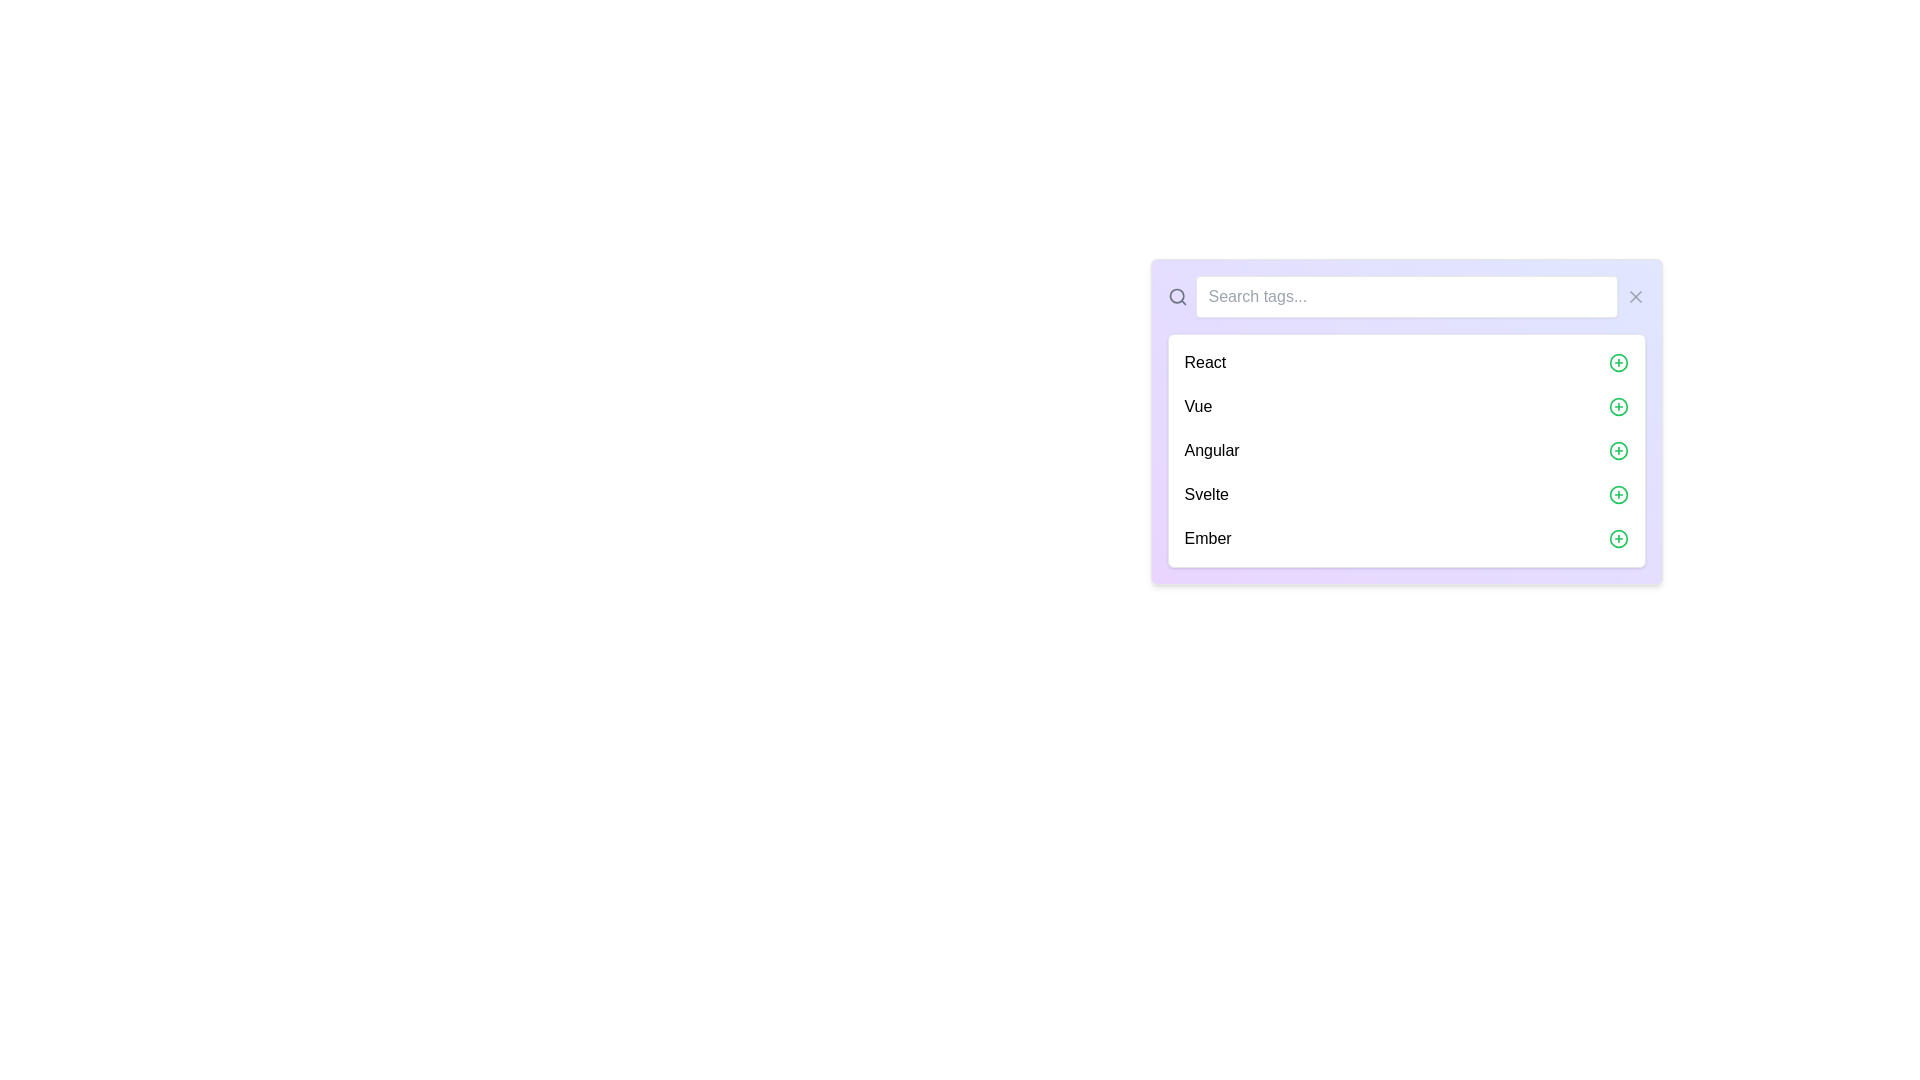  Describe the element at coordinates (1207, 538) in the screenshot. I see `the 'Ember' text label, which is the fifth item in the vertical list of tags located under the 'Svelte' item` at that location.